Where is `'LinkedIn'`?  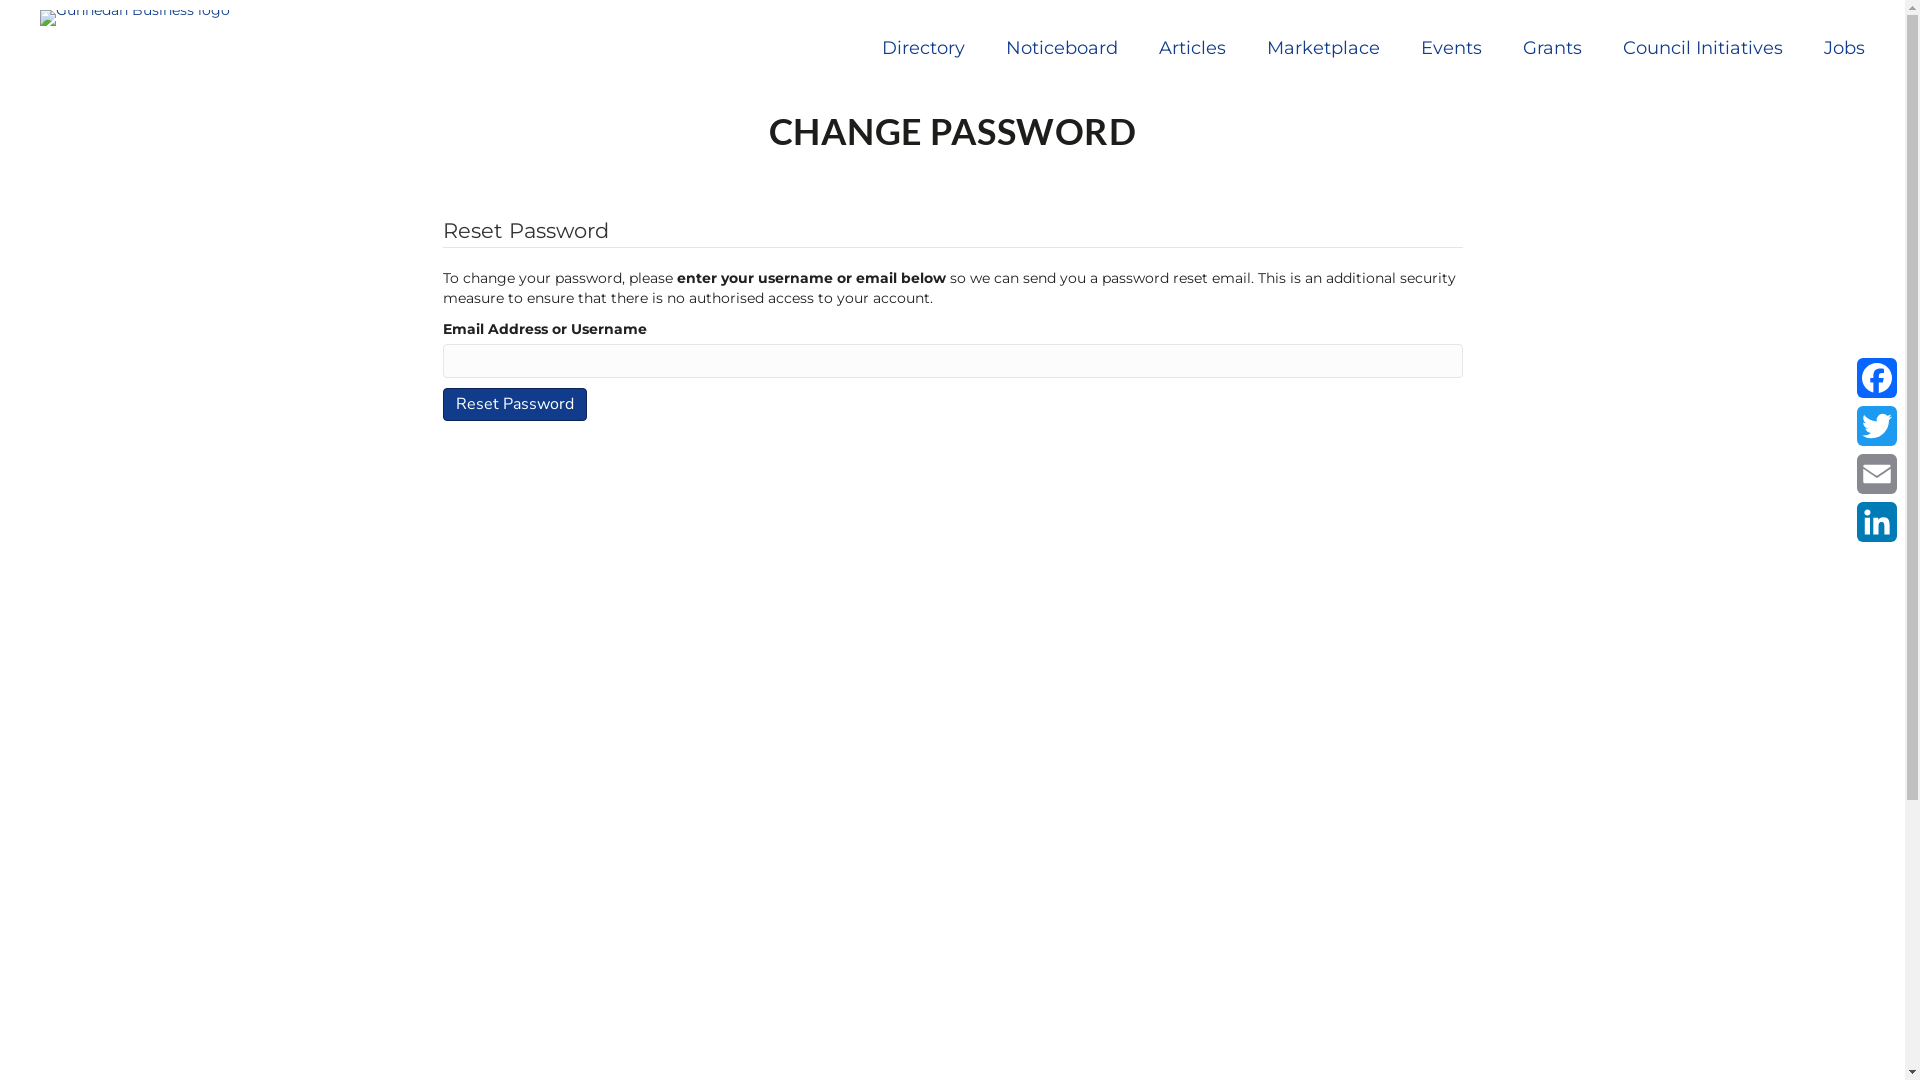
'LinkedIn' is located at coordinates (1875, 520).